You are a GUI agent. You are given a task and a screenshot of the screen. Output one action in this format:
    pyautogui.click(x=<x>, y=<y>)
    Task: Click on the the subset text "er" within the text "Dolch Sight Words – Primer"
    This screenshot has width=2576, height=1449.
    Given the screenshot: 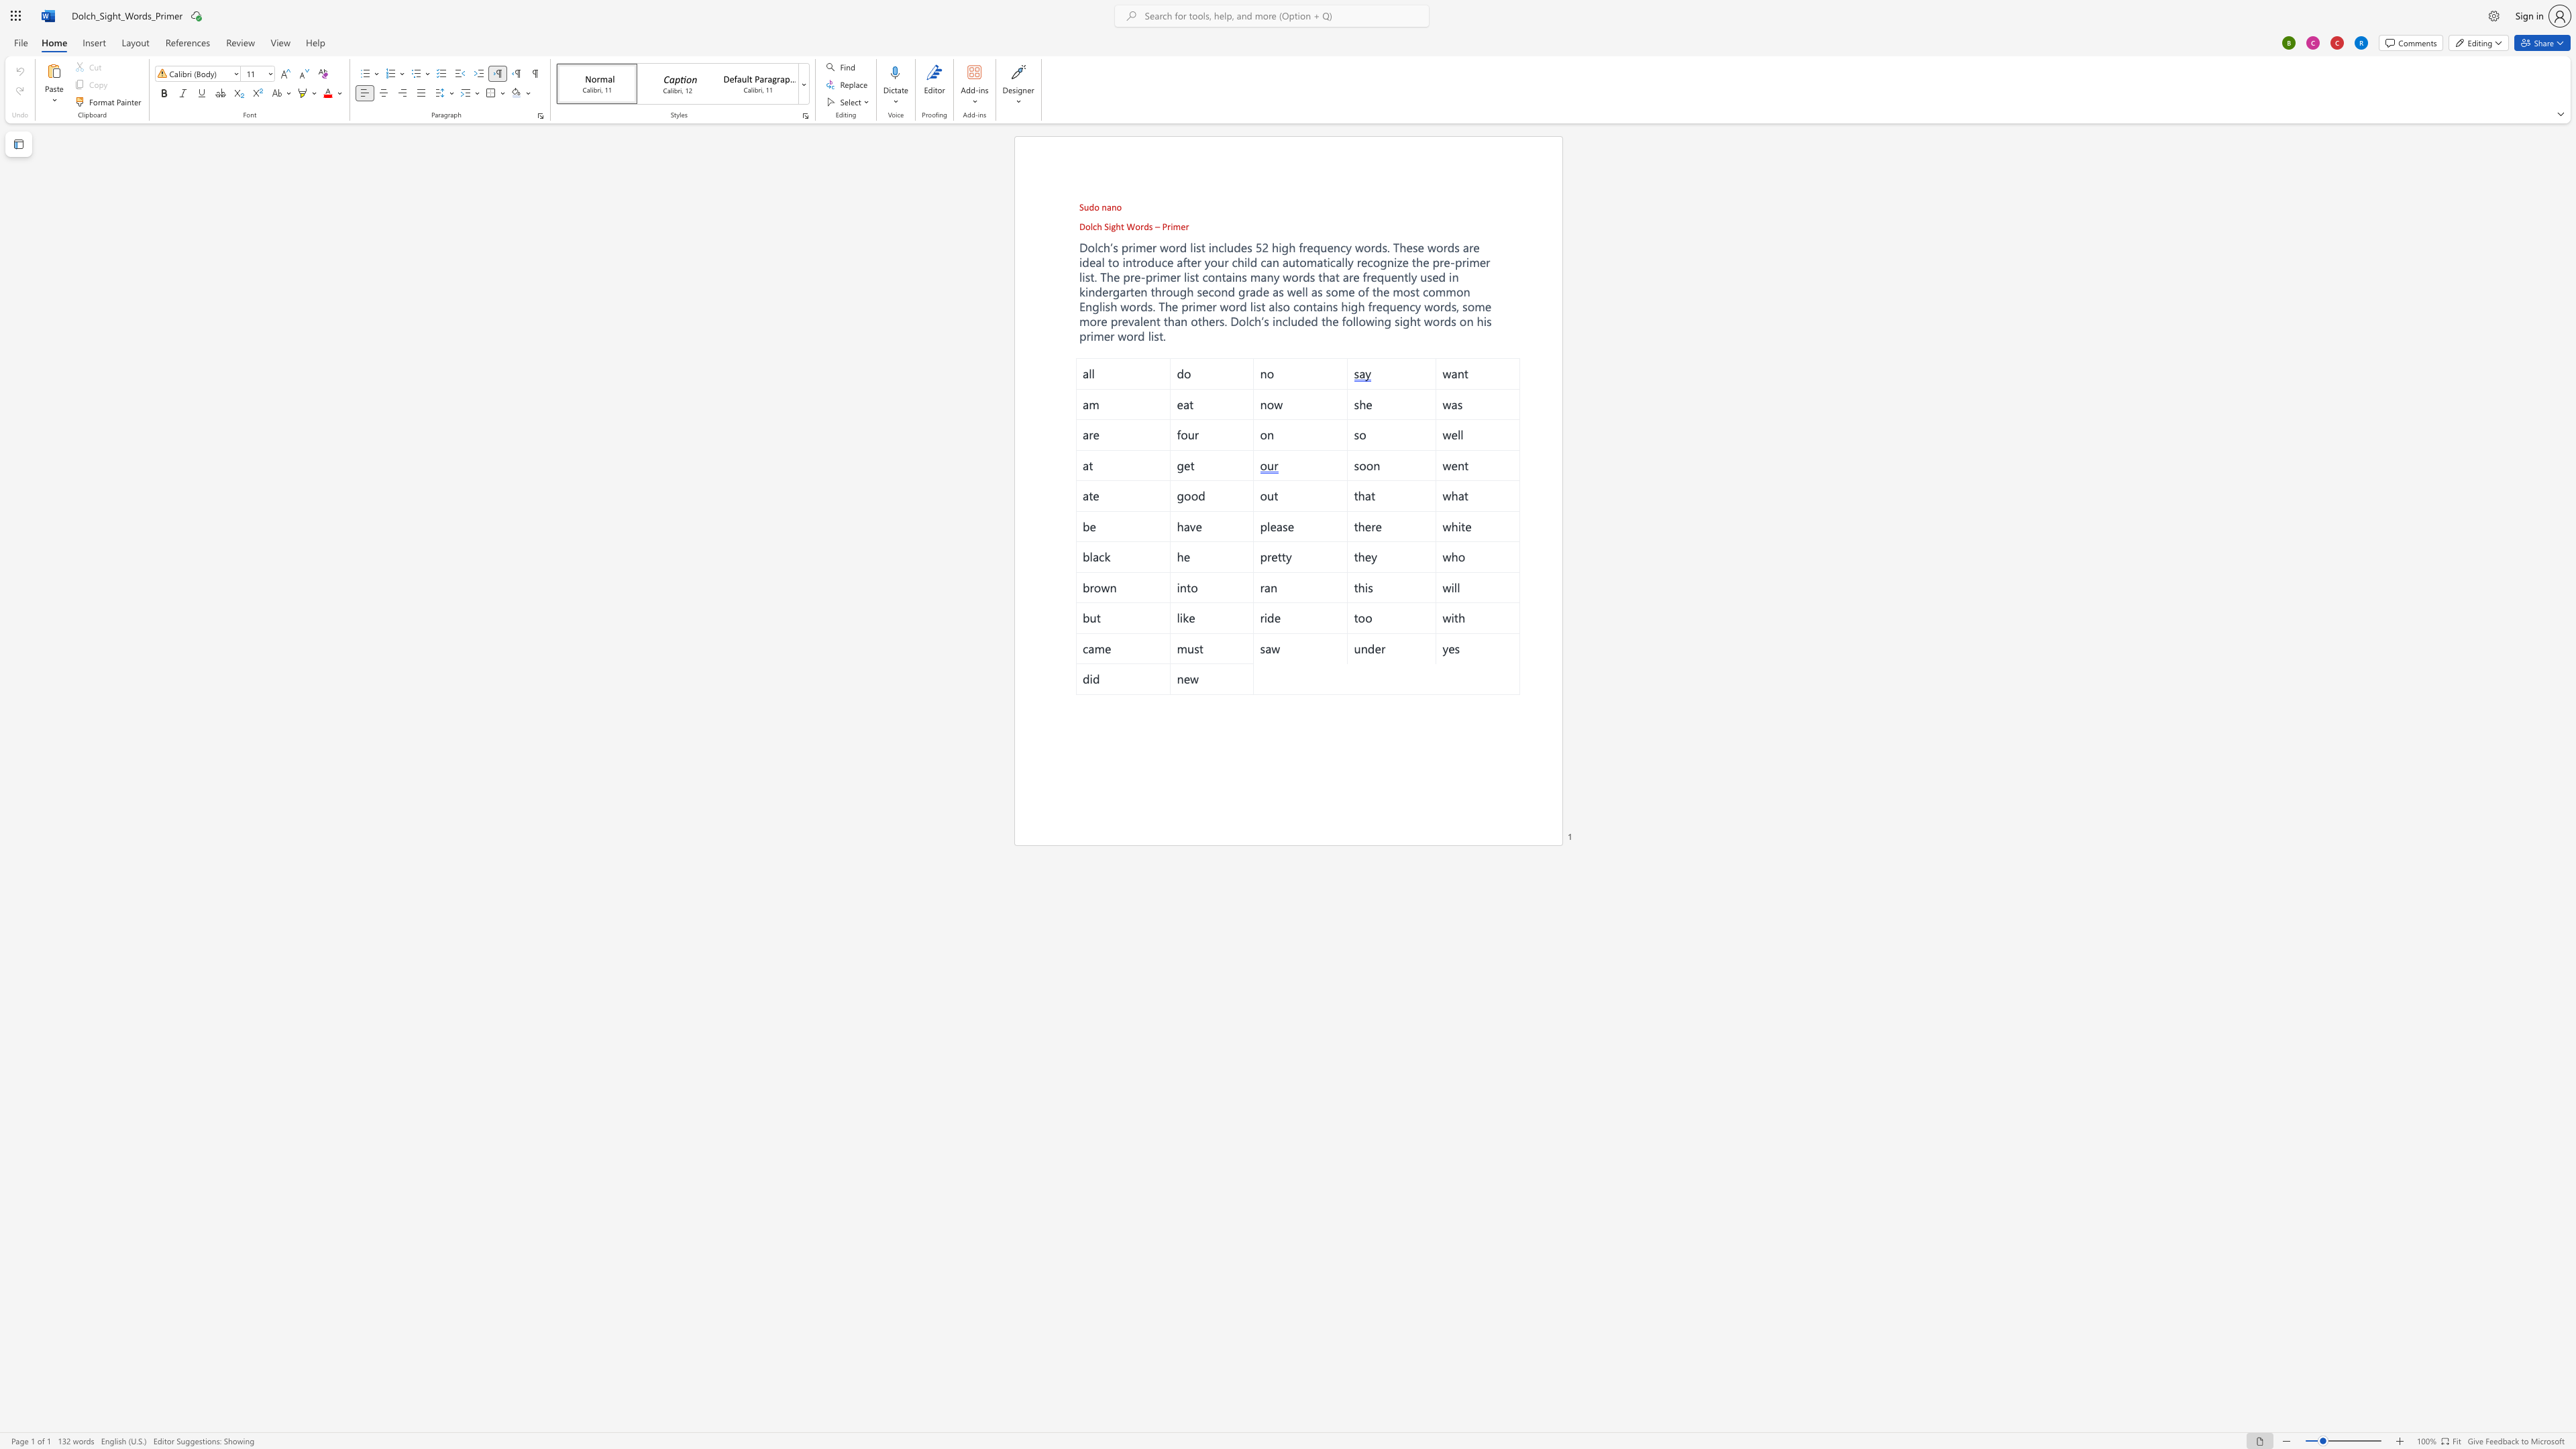 What is the action you would take?
    pyautogui.click(x=1180, y=226)
    